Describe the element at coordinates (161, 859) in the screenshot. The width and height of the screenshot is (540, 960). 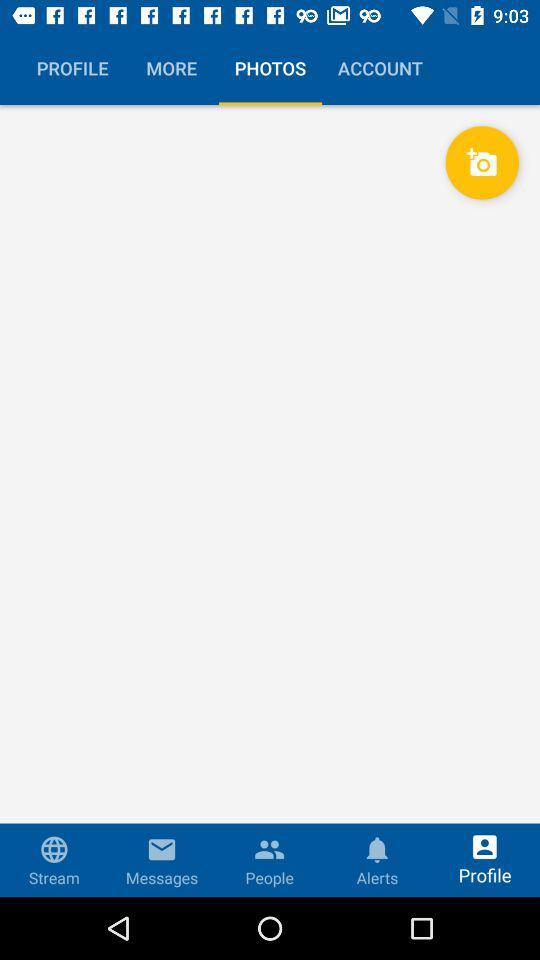
I see `the second button in the bottom menu bar` at that location.